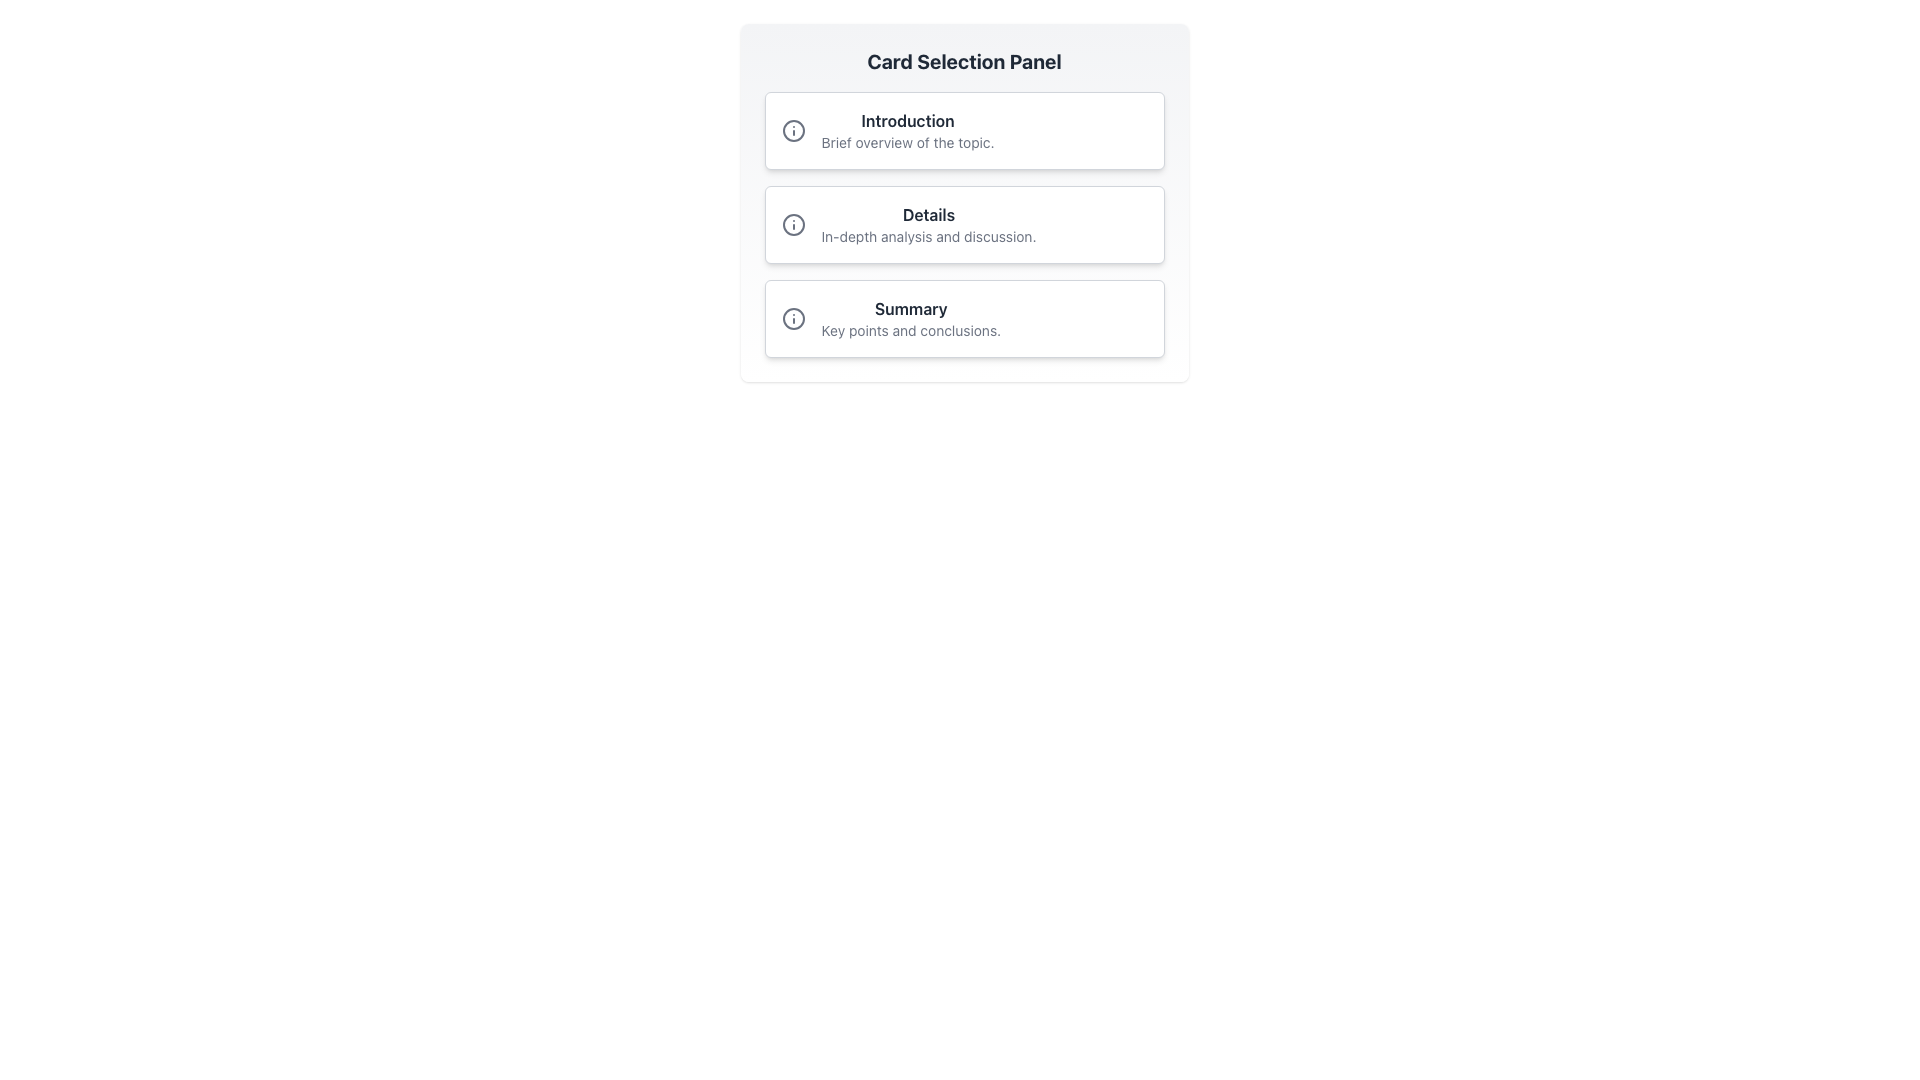 Image resolution: width=1920 pixels, height=1080 pixels. What do you see at coordinates (906, 120) in the screenshot?
I see `the Text Label that serves as the title for the 'Introduction' card, which is positioned near the top of the card and is the first line in a vertically-aligned panel of selectable cards` at bounding box center [906, 120].